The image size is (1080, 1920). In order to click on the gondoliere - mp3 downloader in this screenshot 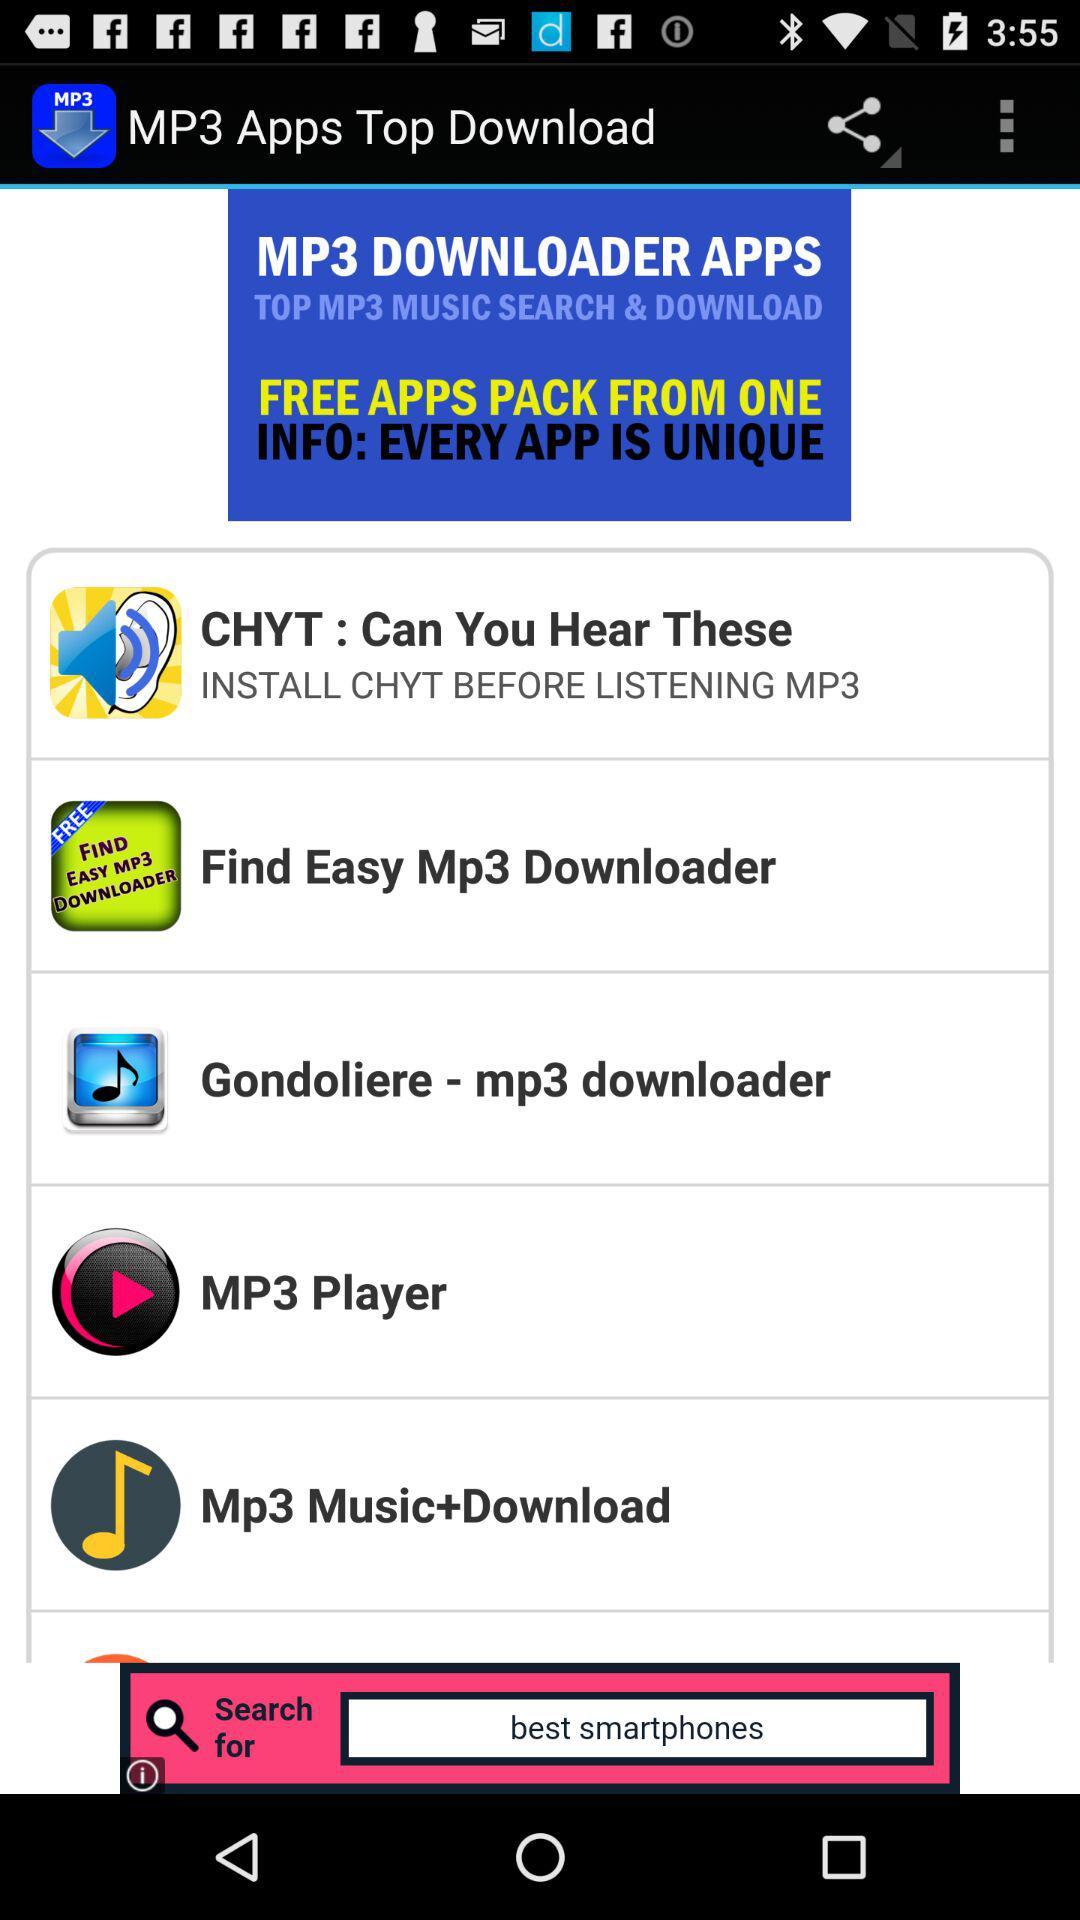, I will do `click(613, 1077)`.